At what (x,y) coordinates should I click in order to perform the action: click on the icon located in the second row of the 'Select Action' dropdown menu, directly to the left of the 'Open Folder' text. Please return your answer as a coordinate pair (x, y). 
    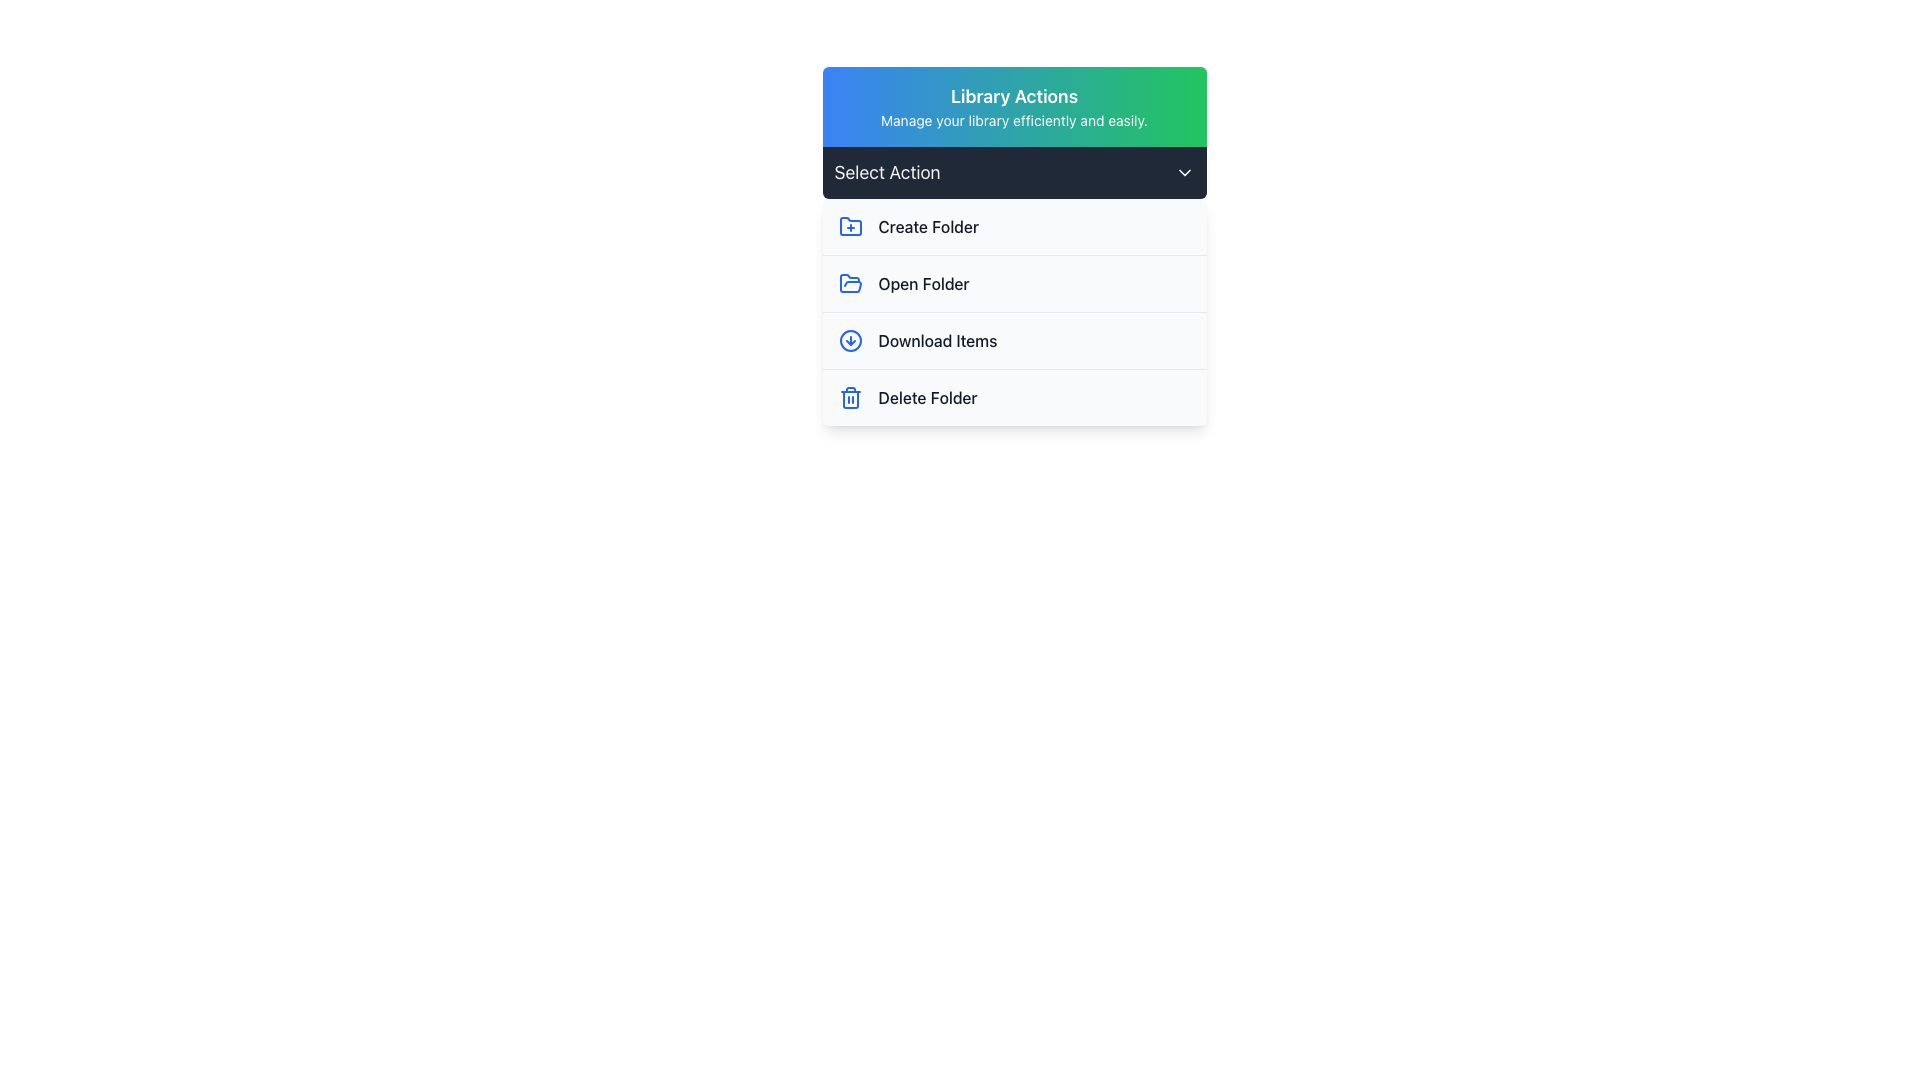
    Looking at the image, I should click on (850, 283).